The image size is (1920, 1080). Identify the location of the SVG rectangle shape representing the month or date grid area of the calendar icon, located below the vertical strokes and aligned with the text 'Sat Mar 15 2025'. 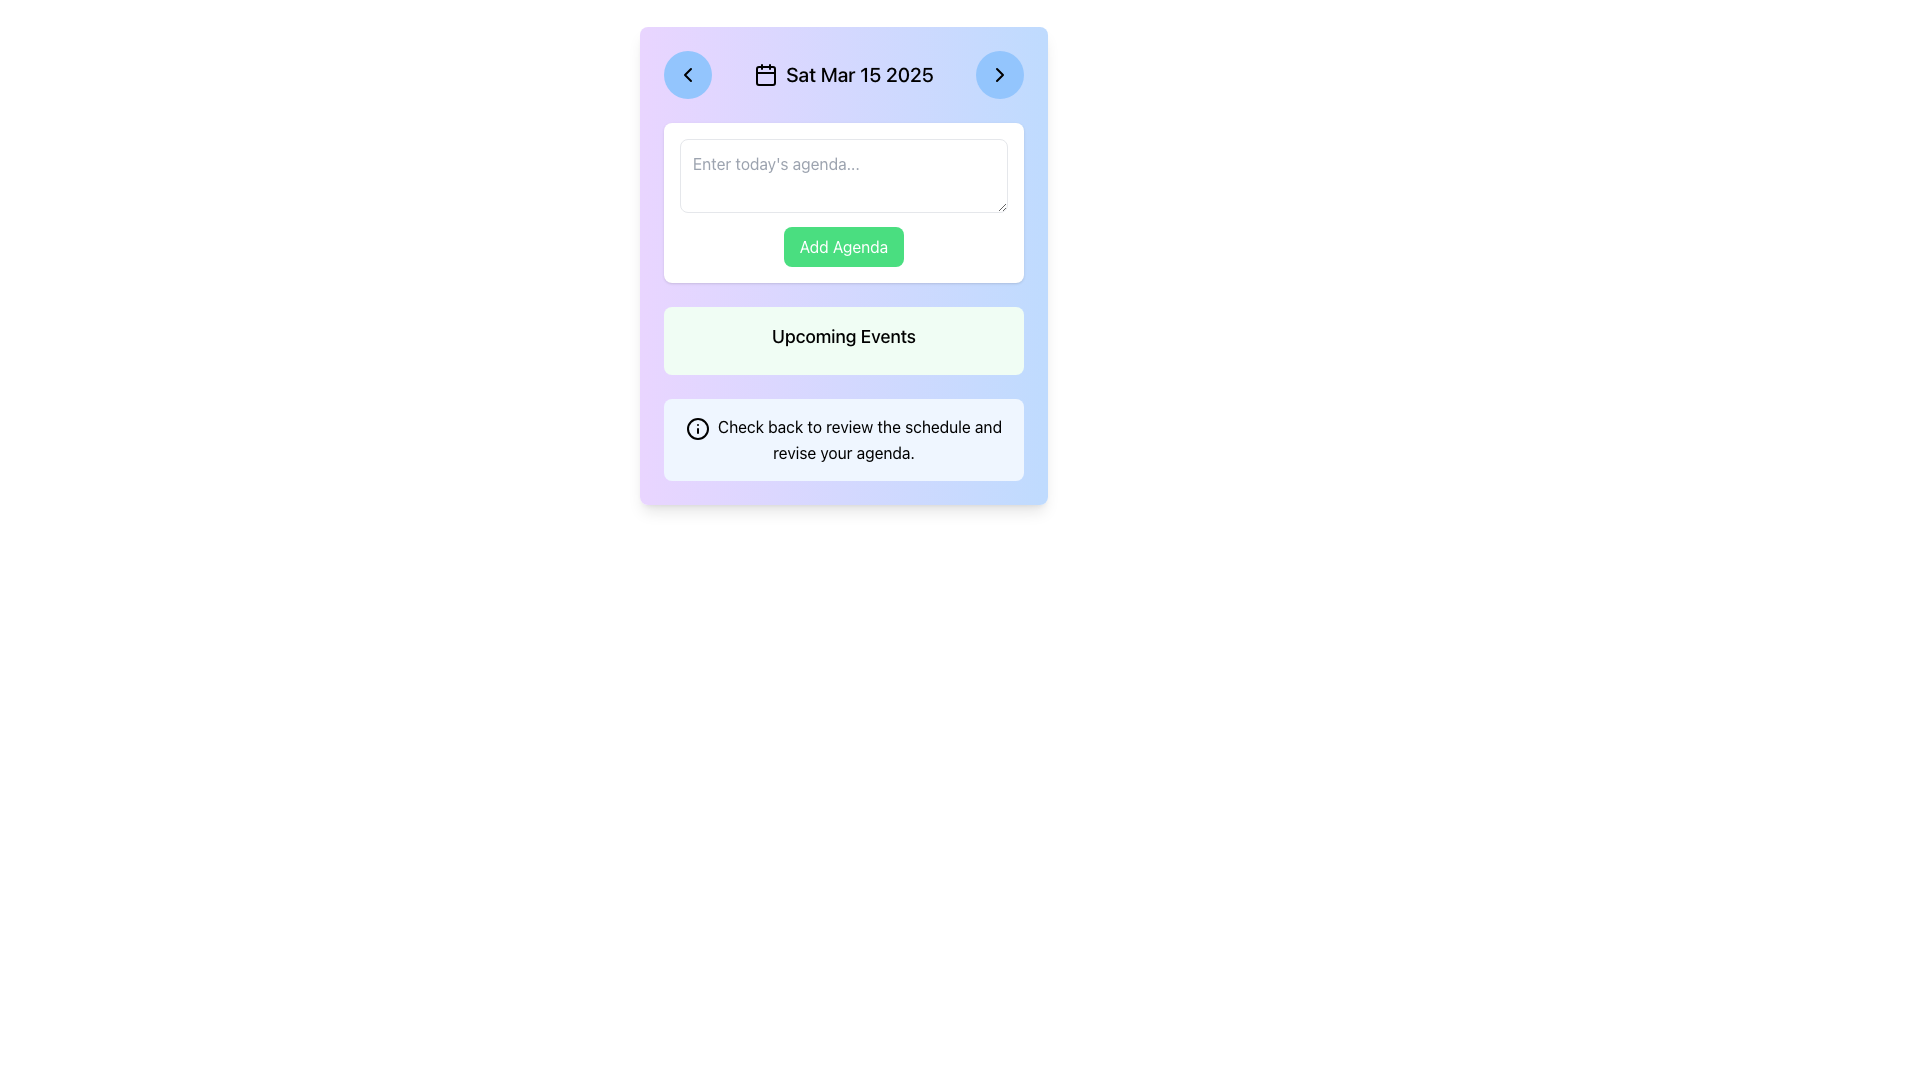
(765, 75).